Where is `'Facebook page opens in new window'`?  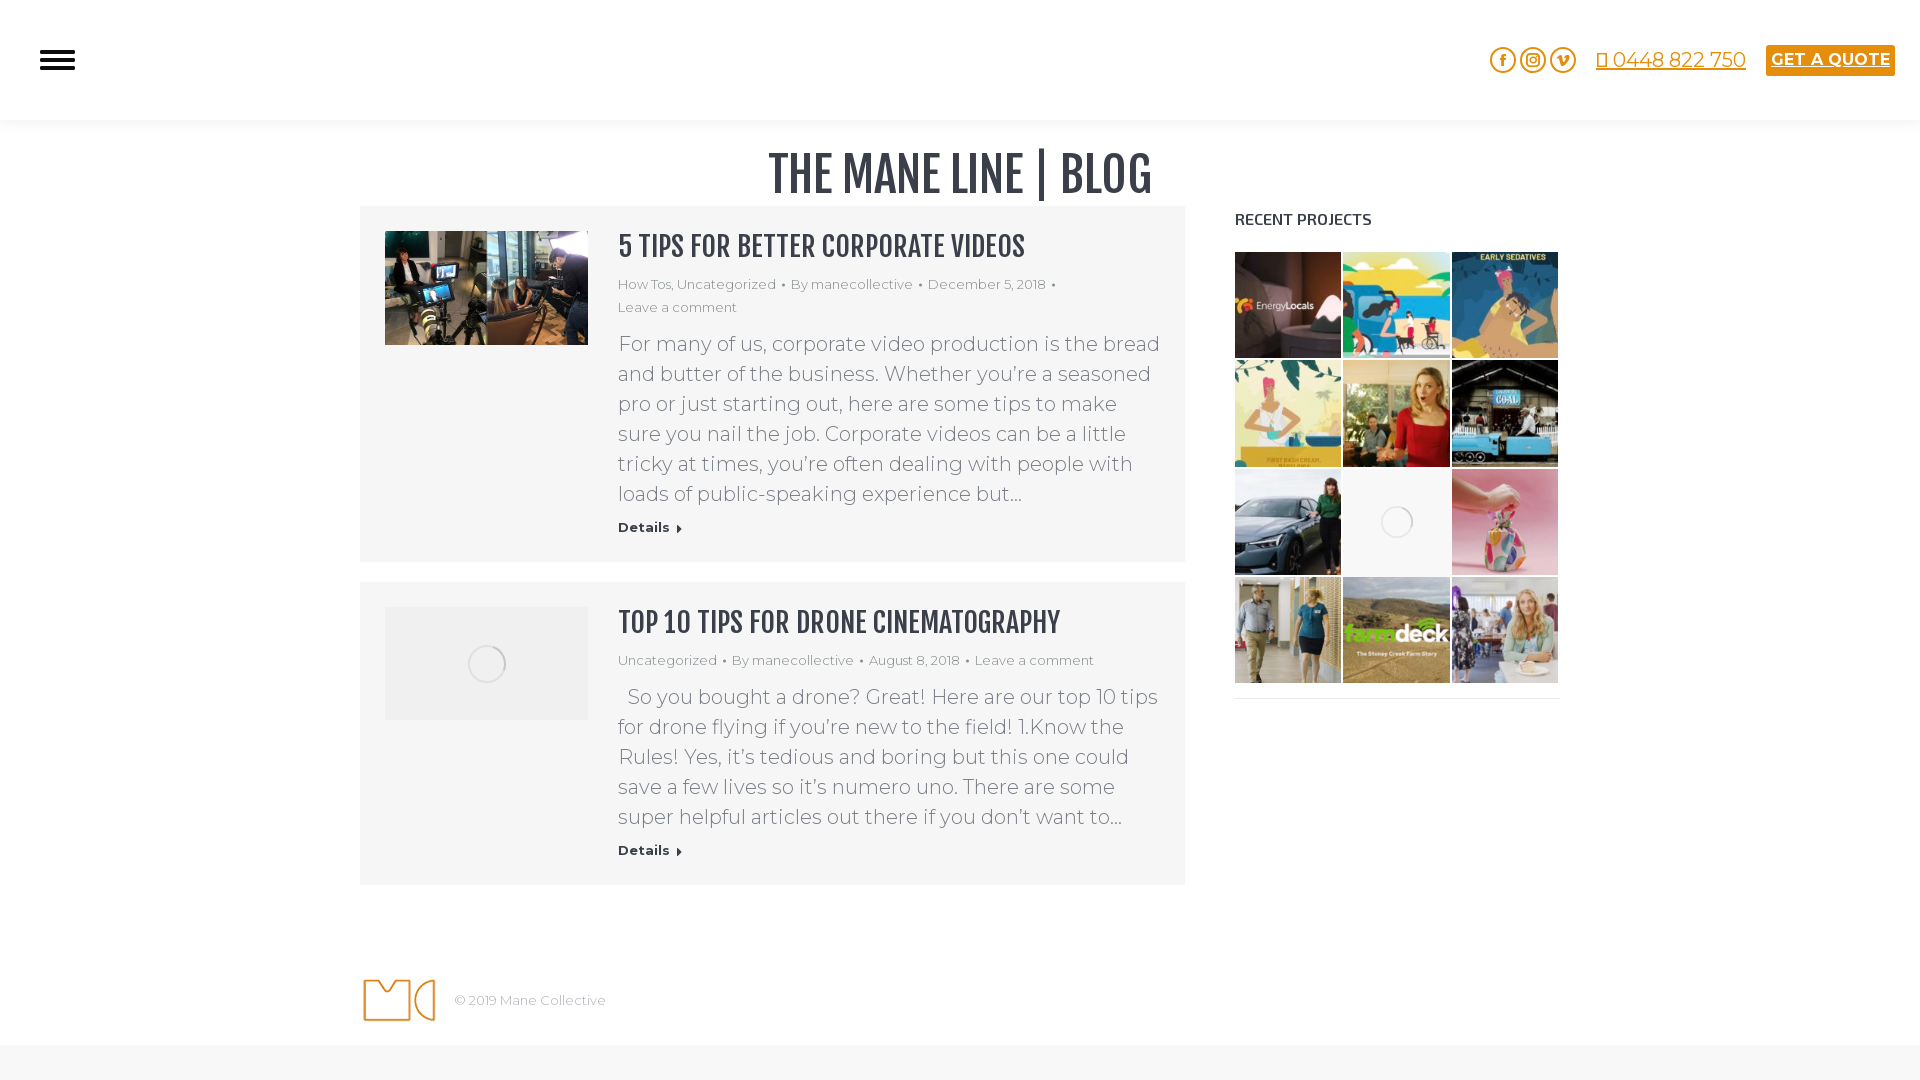 'Facebook page opens in new window' is located at coordinates (1489, 59).